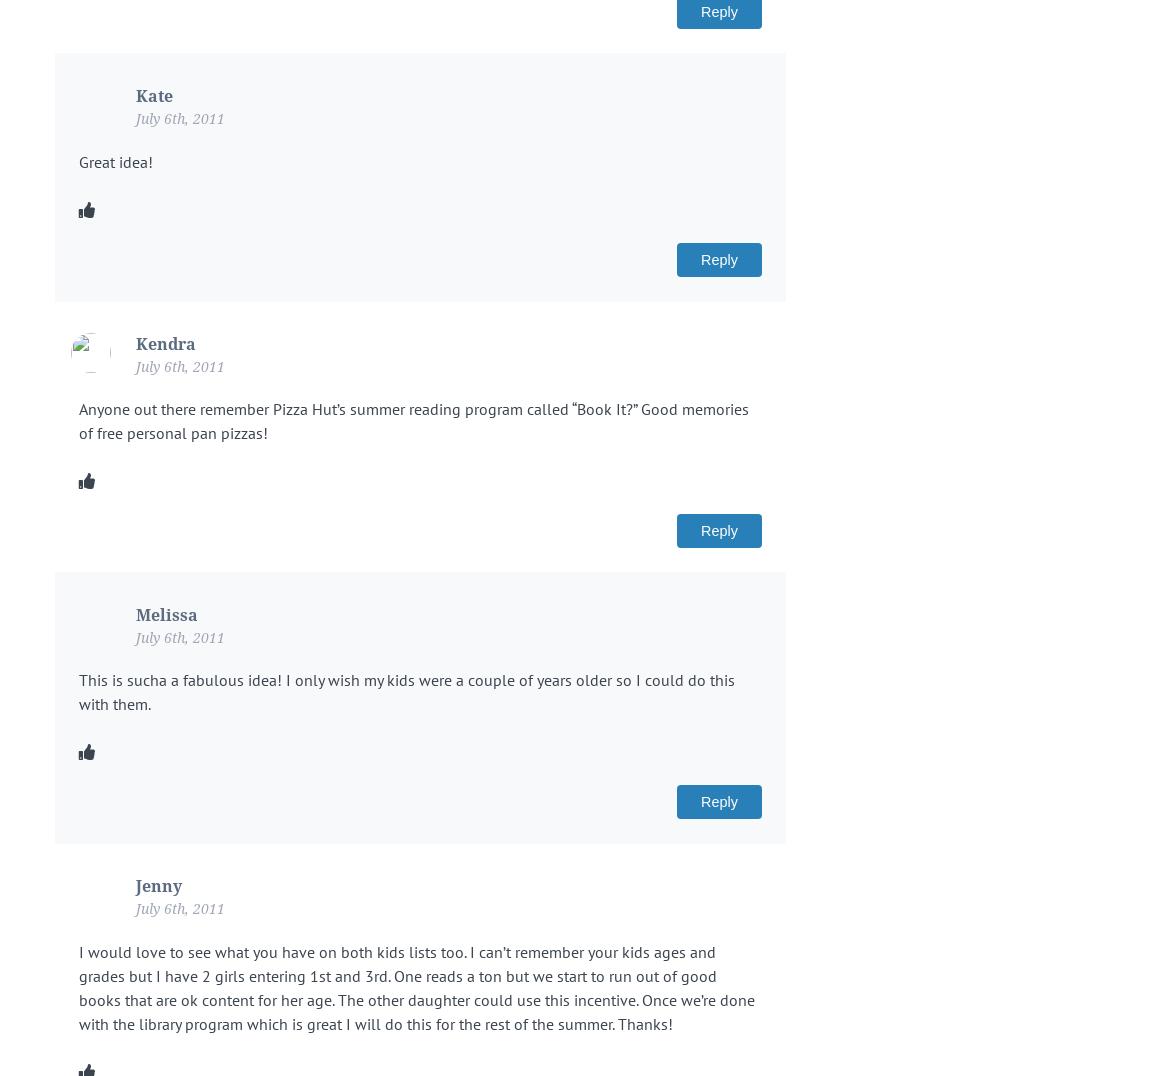 Image resolution: width=1150 pixels, height=1076 pixels. Describe the element at coordinates (158, 886) in the screenshot. I see `'Jenny'` at that location.